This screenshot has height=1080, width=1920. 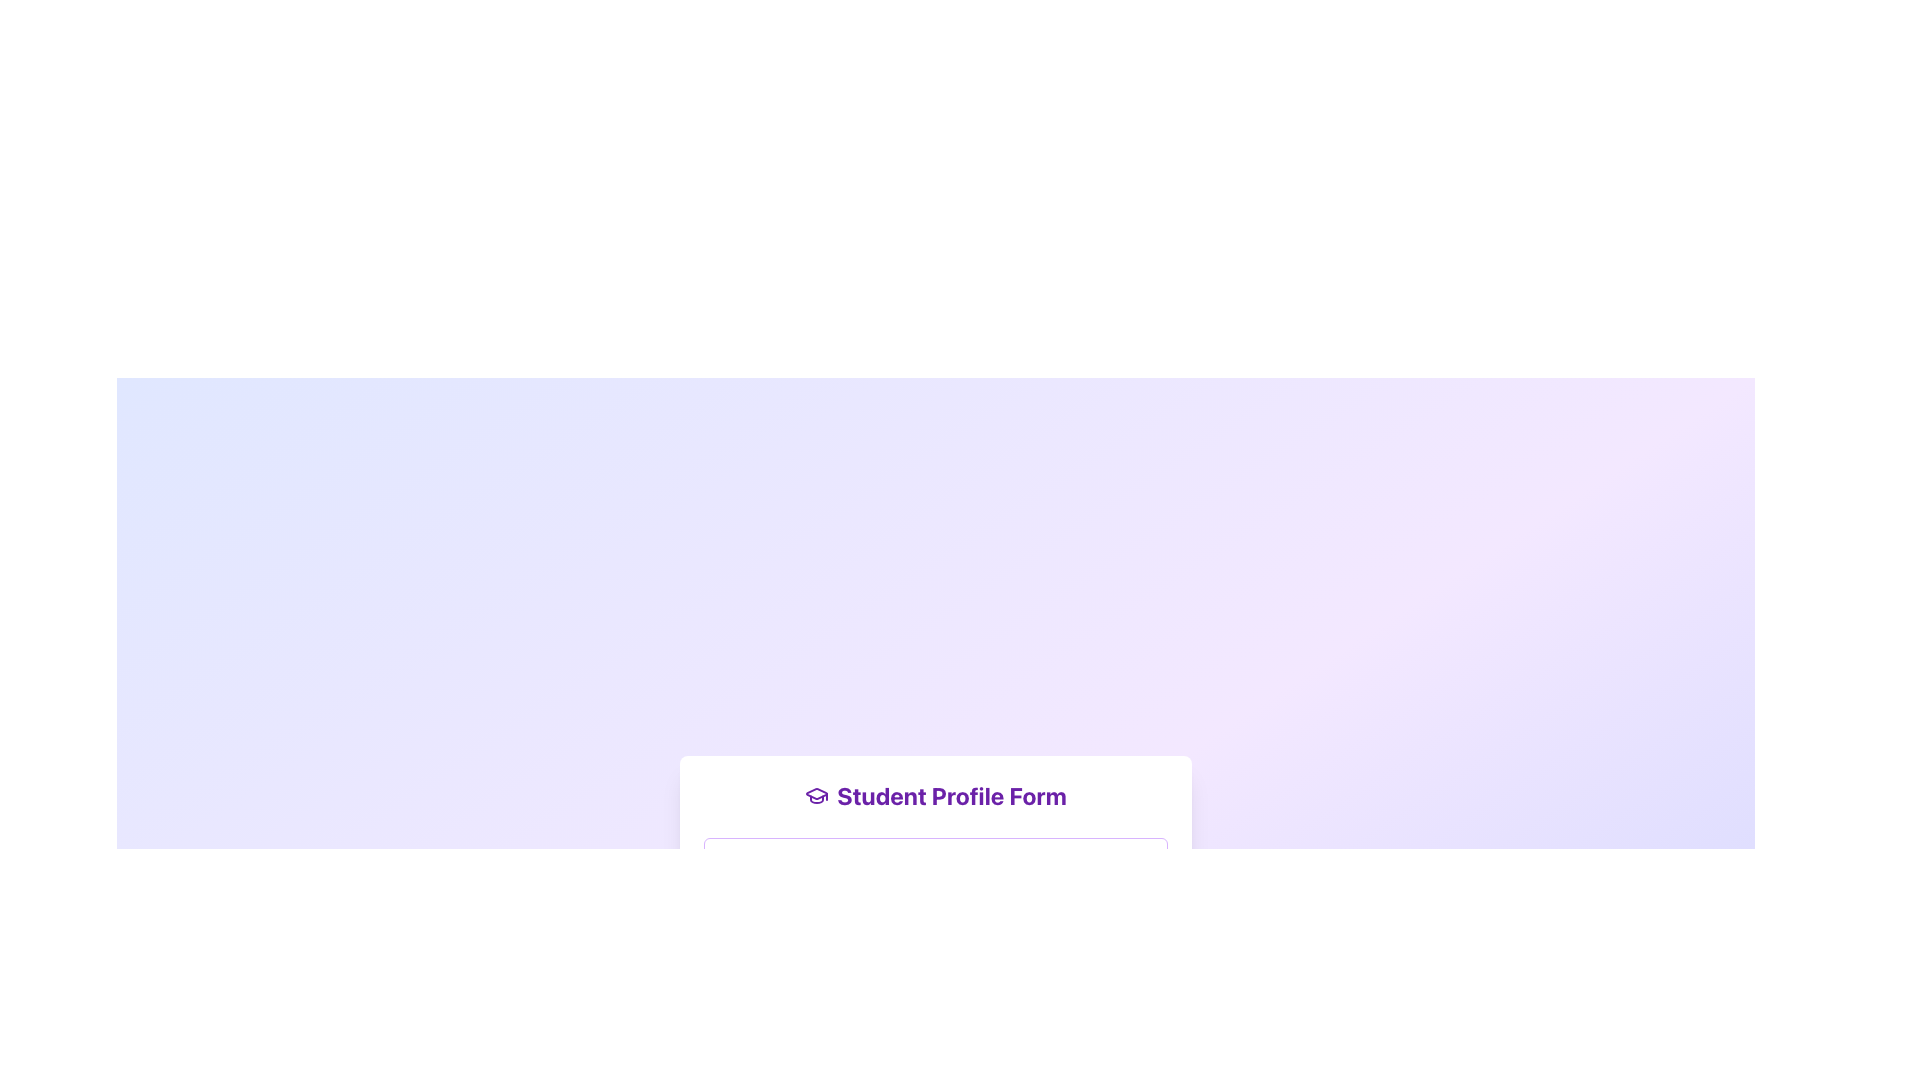 What do you see at coordinates (935, 794) in the screenshot?
I see `the header labeled 'Student Profile Form' which is styled in bold purple font and accompanied by a graduation cap icon` at bounding box center [935, 794].